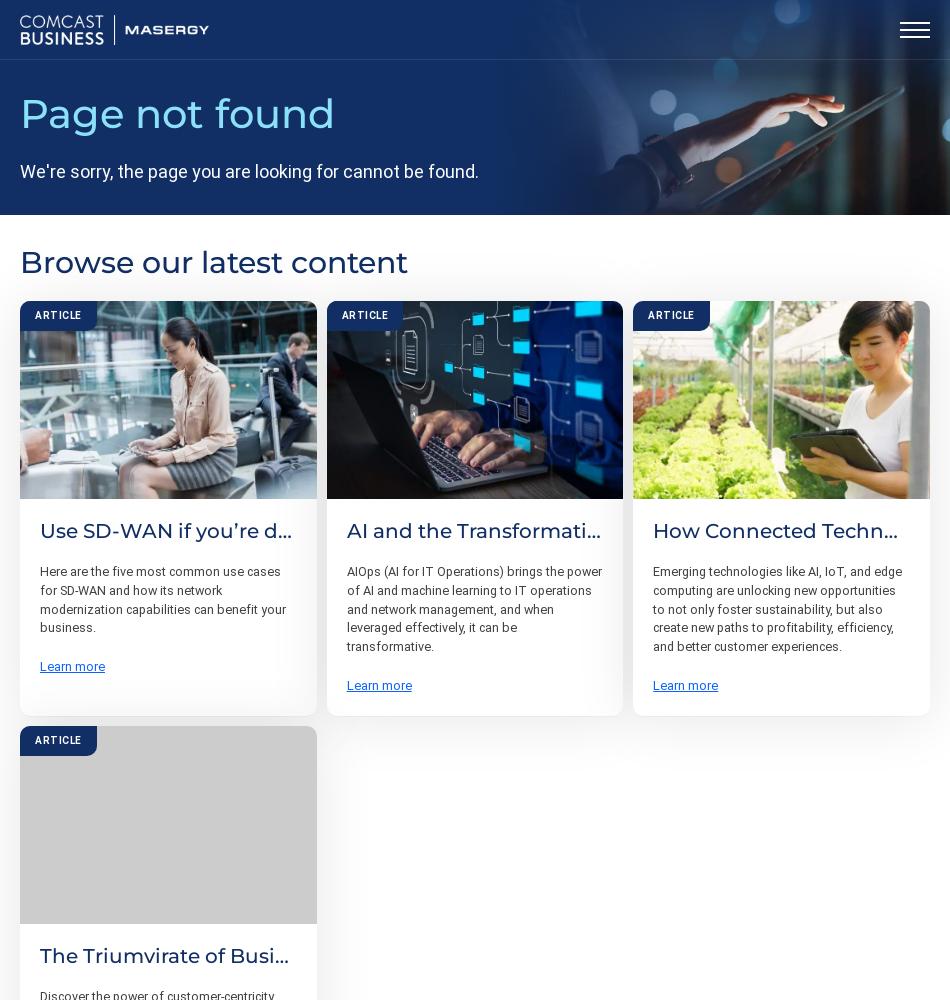  I want to click on 'First Name', so click(114, 723).